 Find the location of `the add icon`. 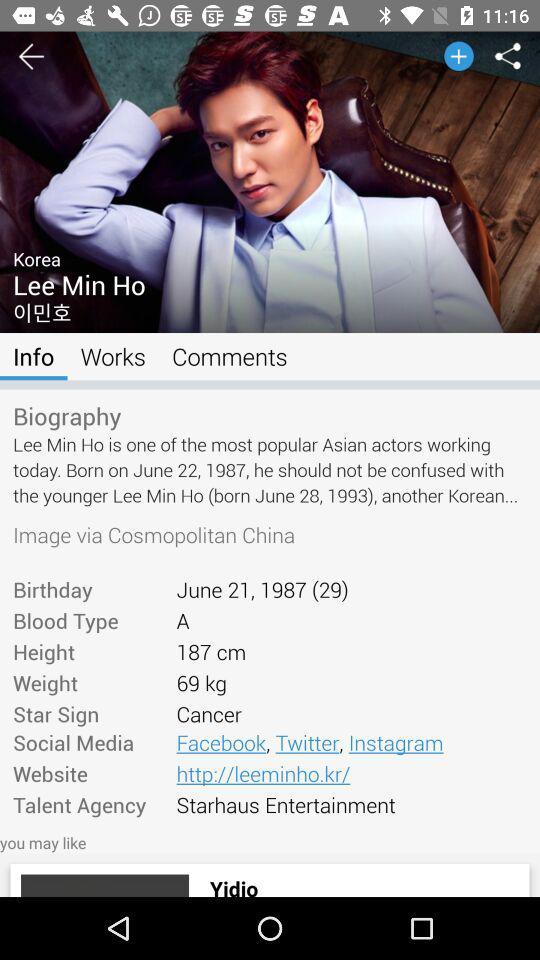

the add icon is located at coordinates (458, 55).